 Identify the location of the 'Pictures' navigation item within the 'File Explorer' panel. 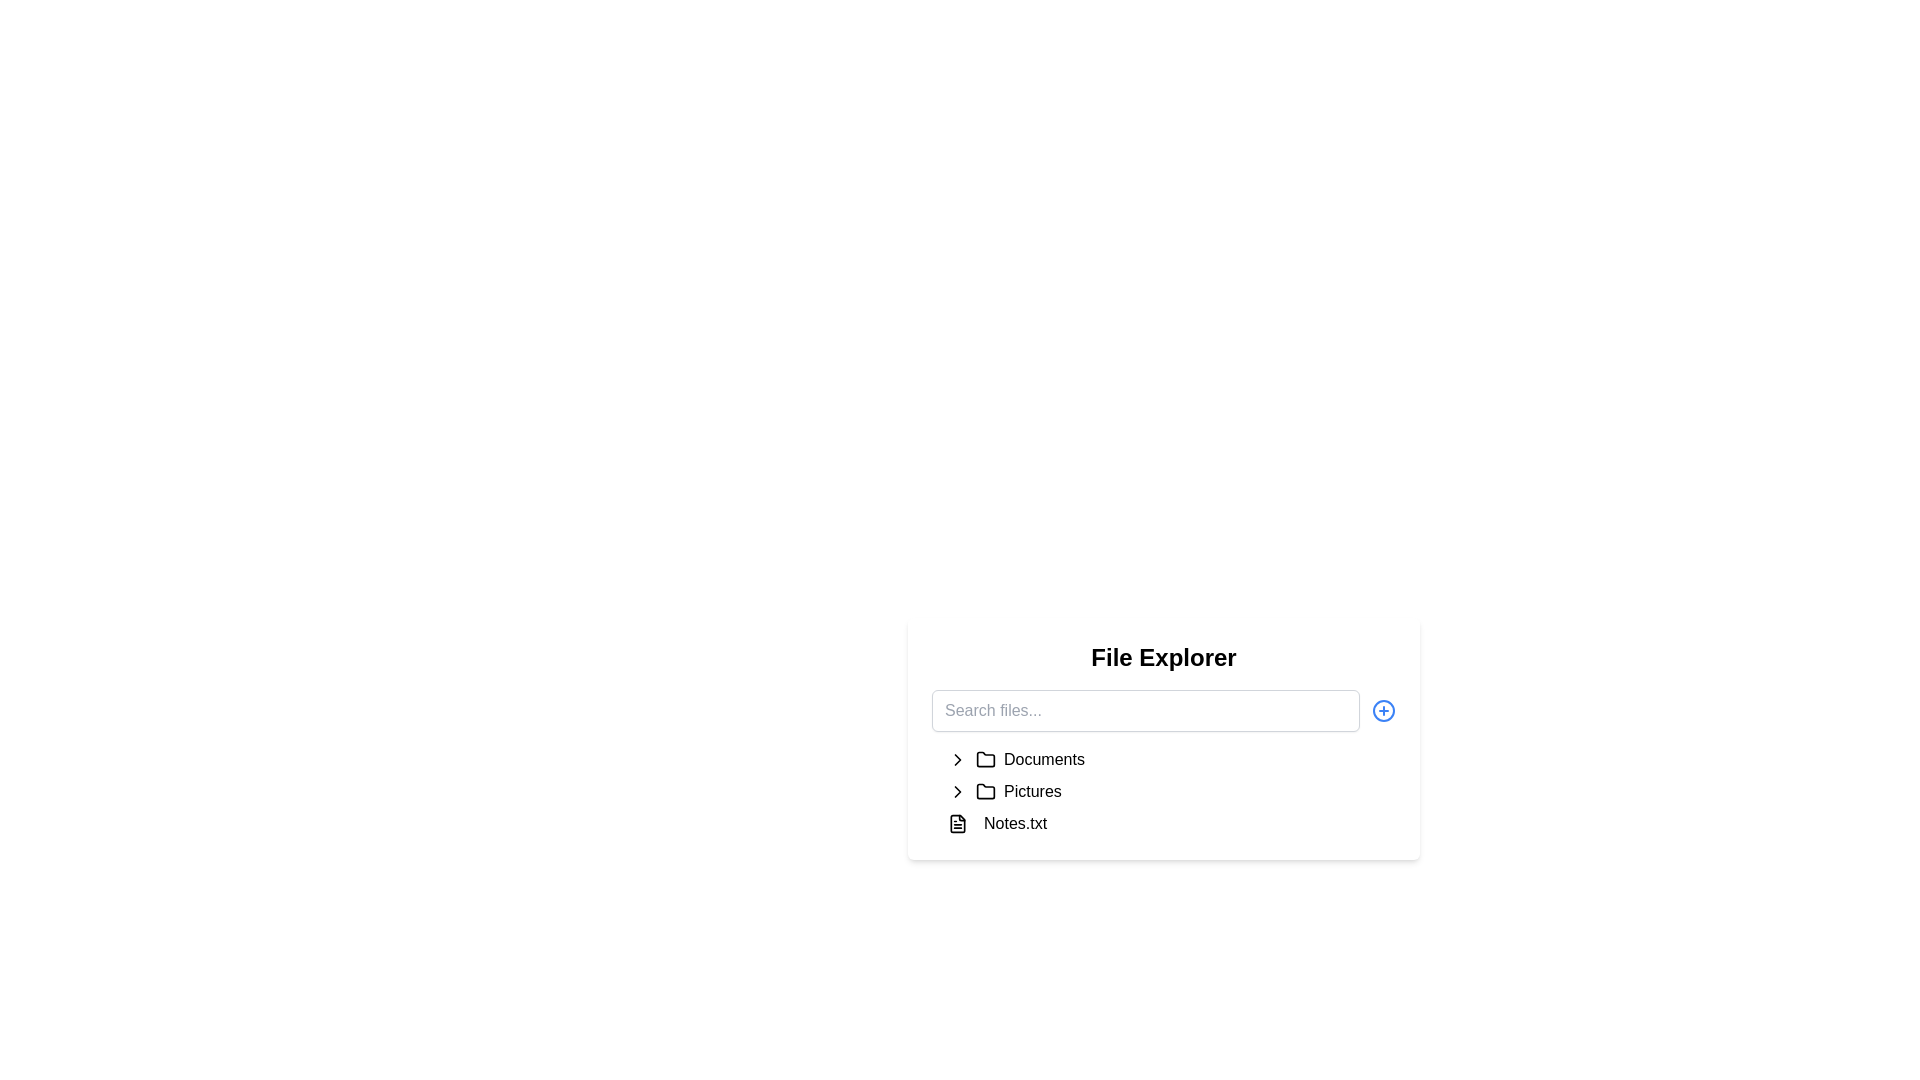
(1171, 790).